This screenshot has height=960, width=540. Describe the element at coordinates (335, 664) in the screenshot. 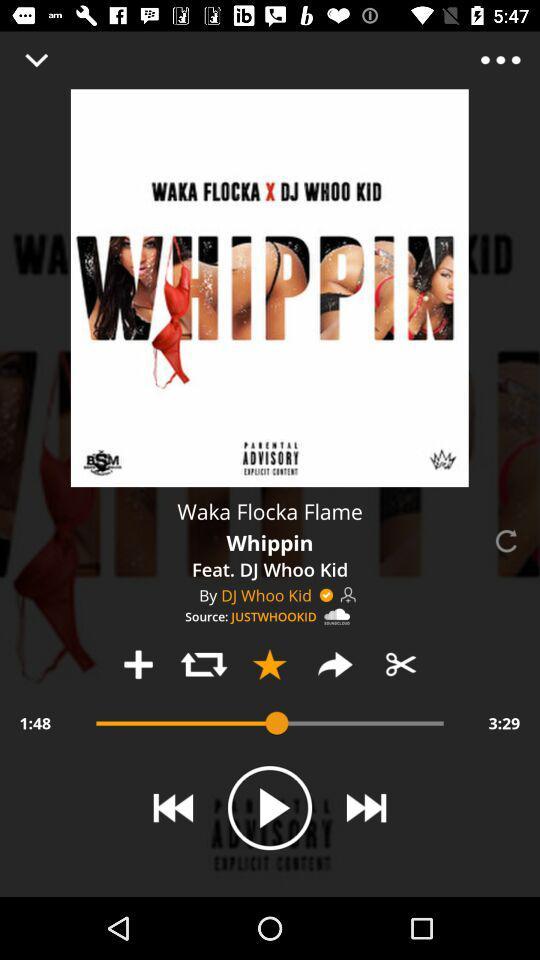

I see `the redo icon` at that location.